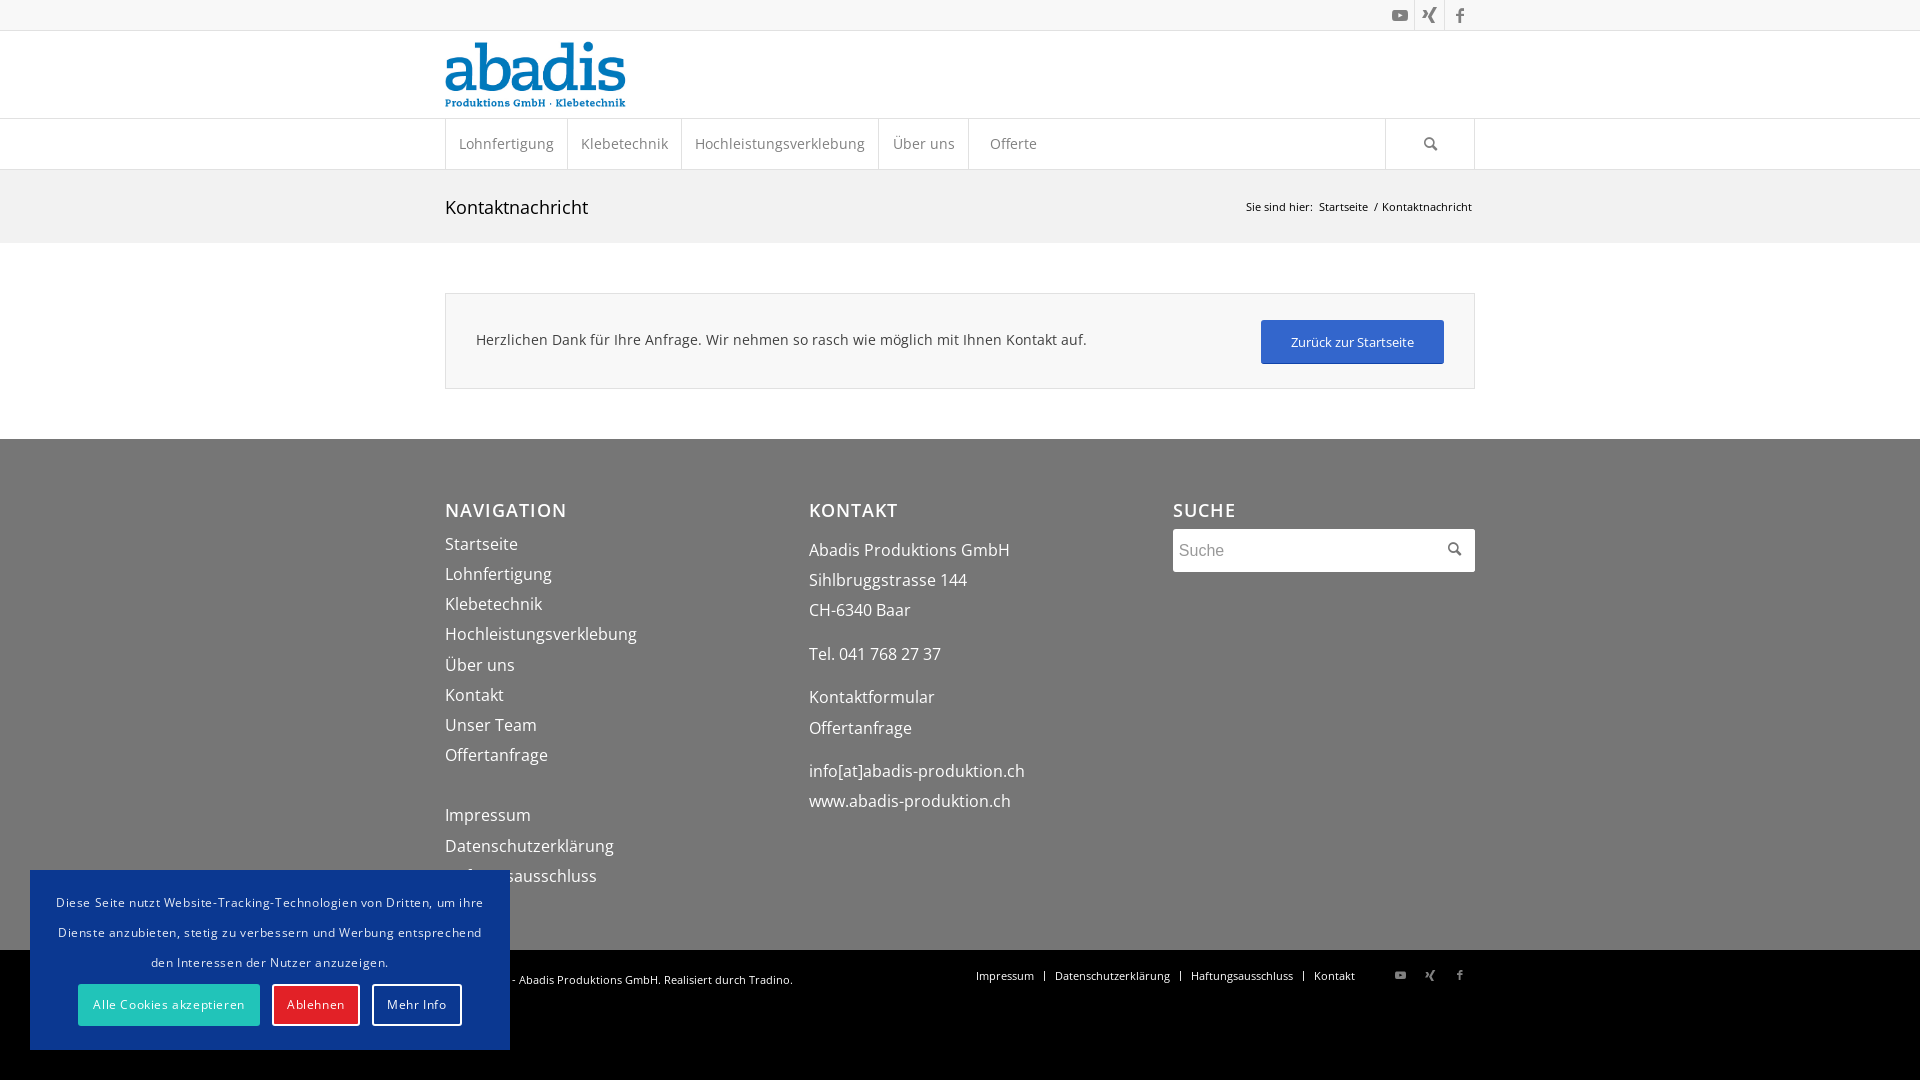 Image resolution: width=1920 pixels, height=1080 pixels. What do you see at coordinates (537, 72) in the screenshot?
I see `'Abadis Produktions GmbH'` at bounding box center [537, 72].